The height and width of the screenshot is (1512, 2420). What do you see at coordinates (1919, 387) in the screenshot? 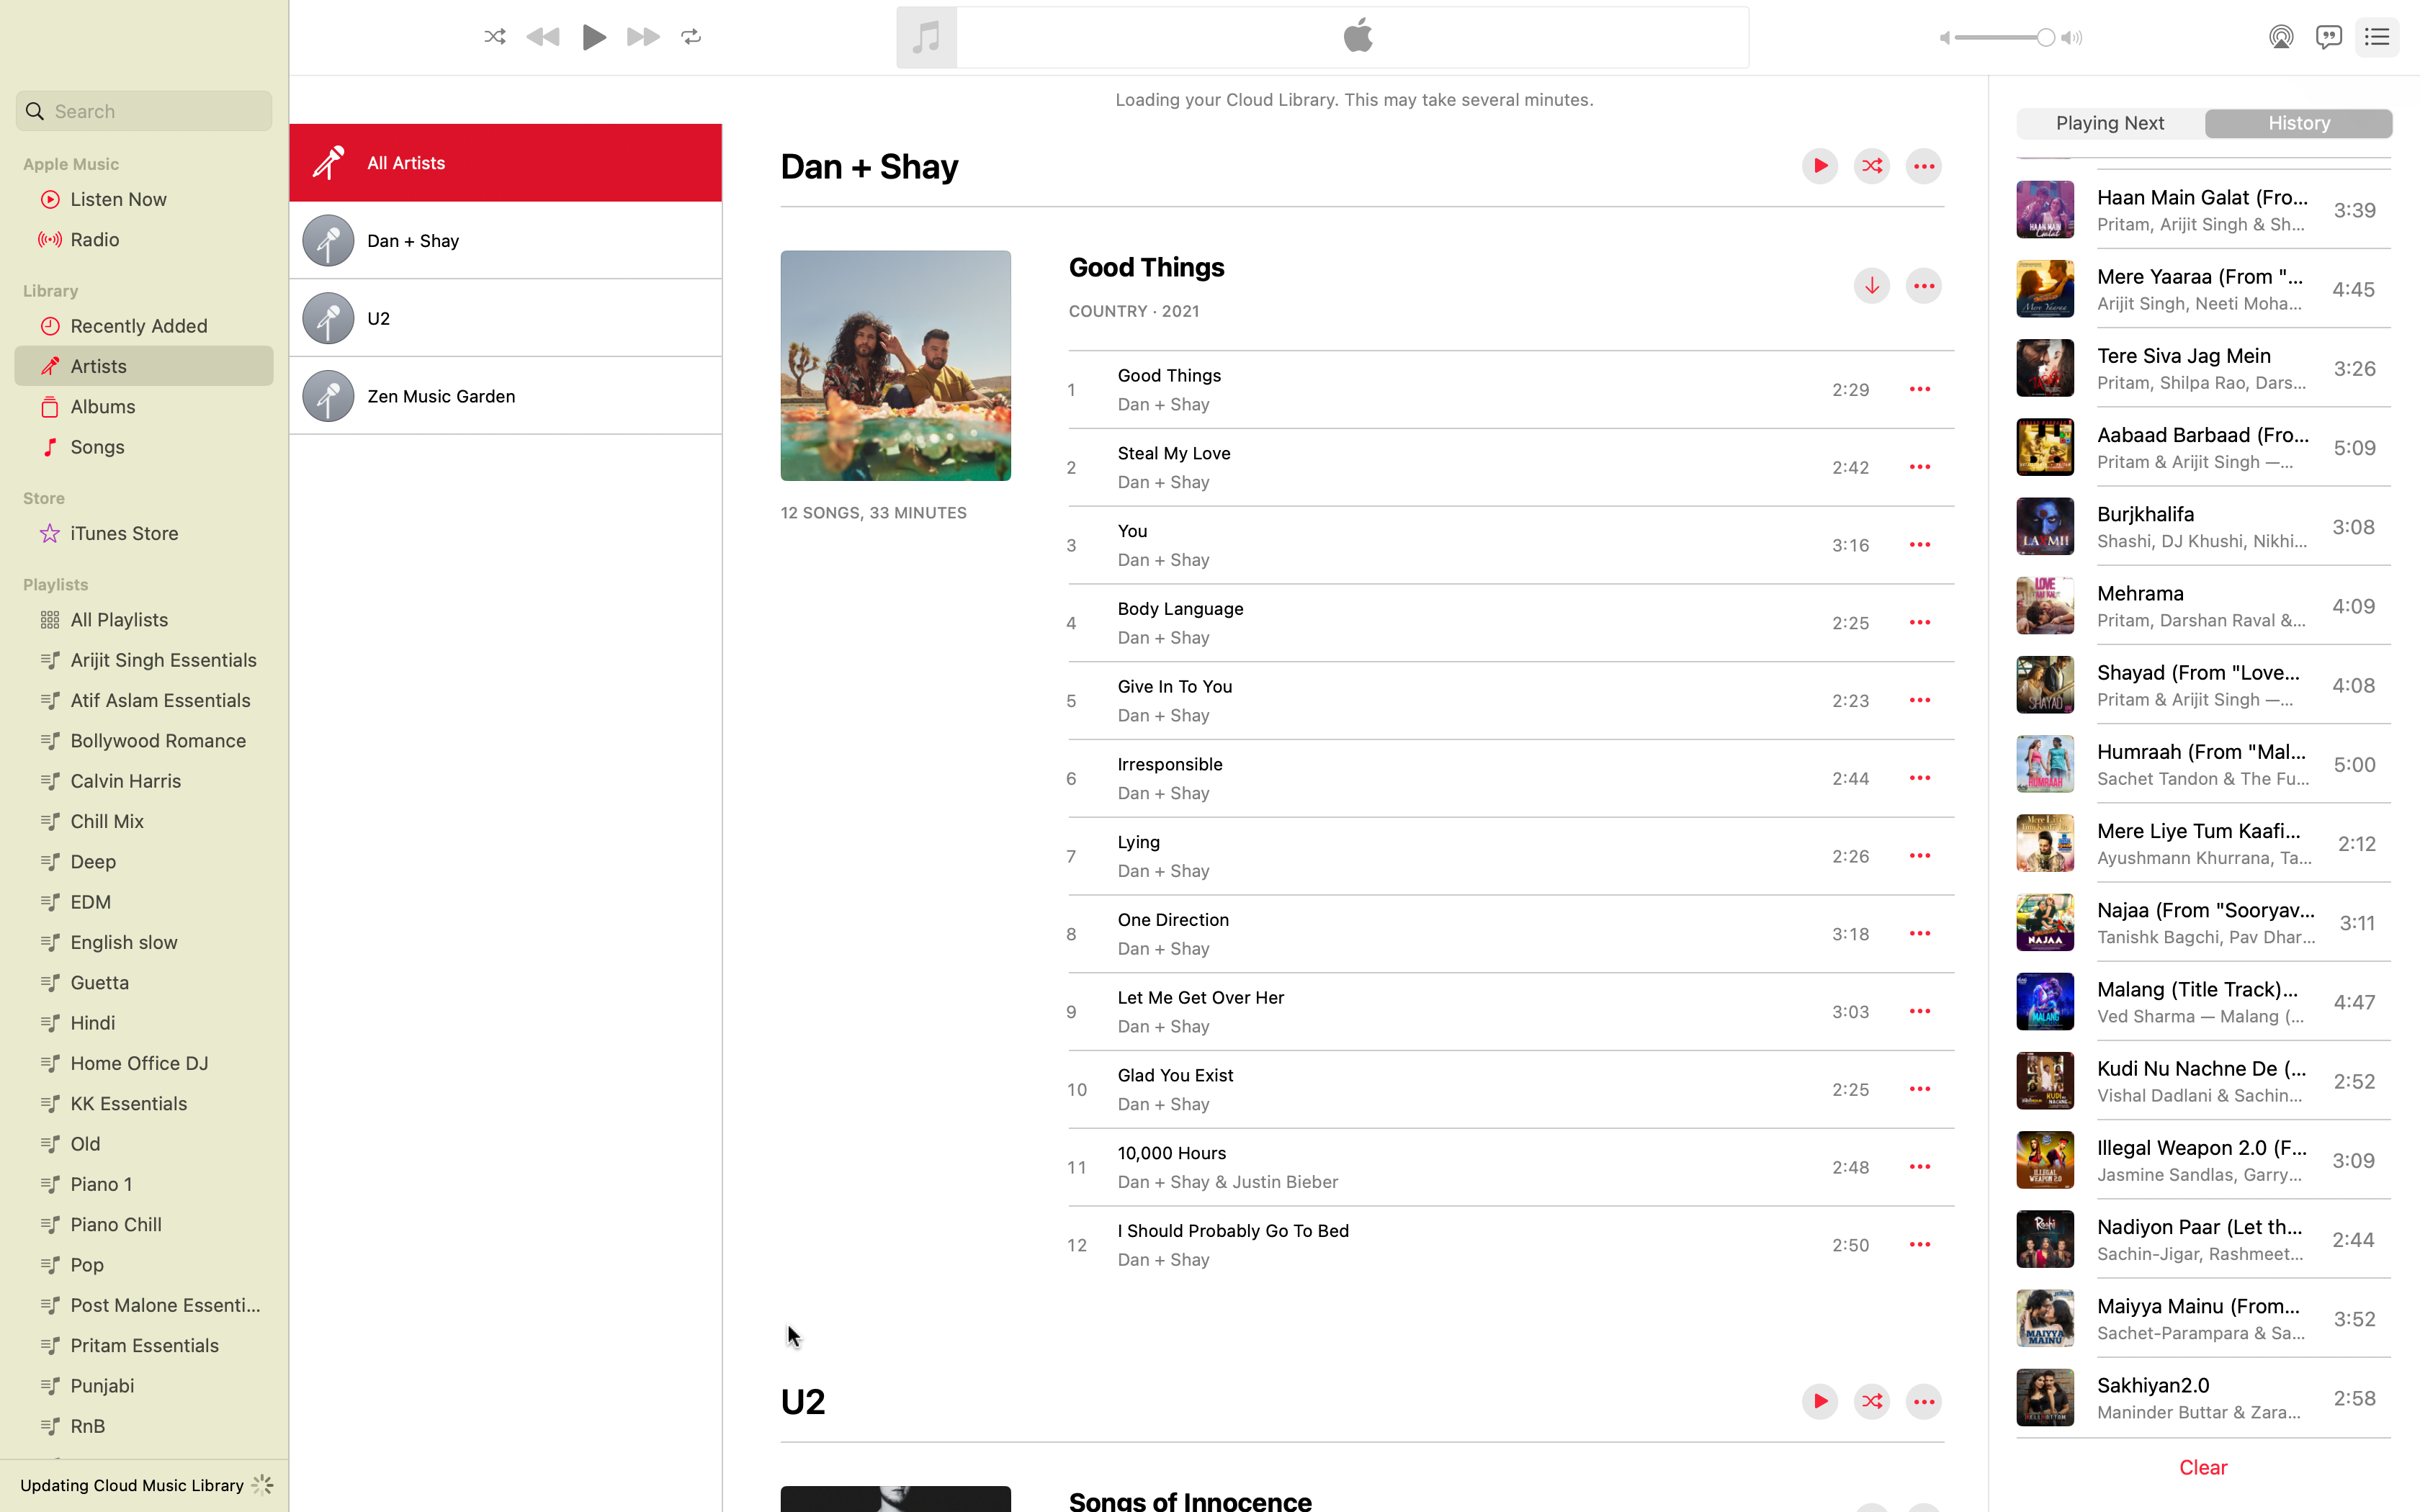
I see `the additional settings for the song "Good Things` at bounding box center [1919, 387].